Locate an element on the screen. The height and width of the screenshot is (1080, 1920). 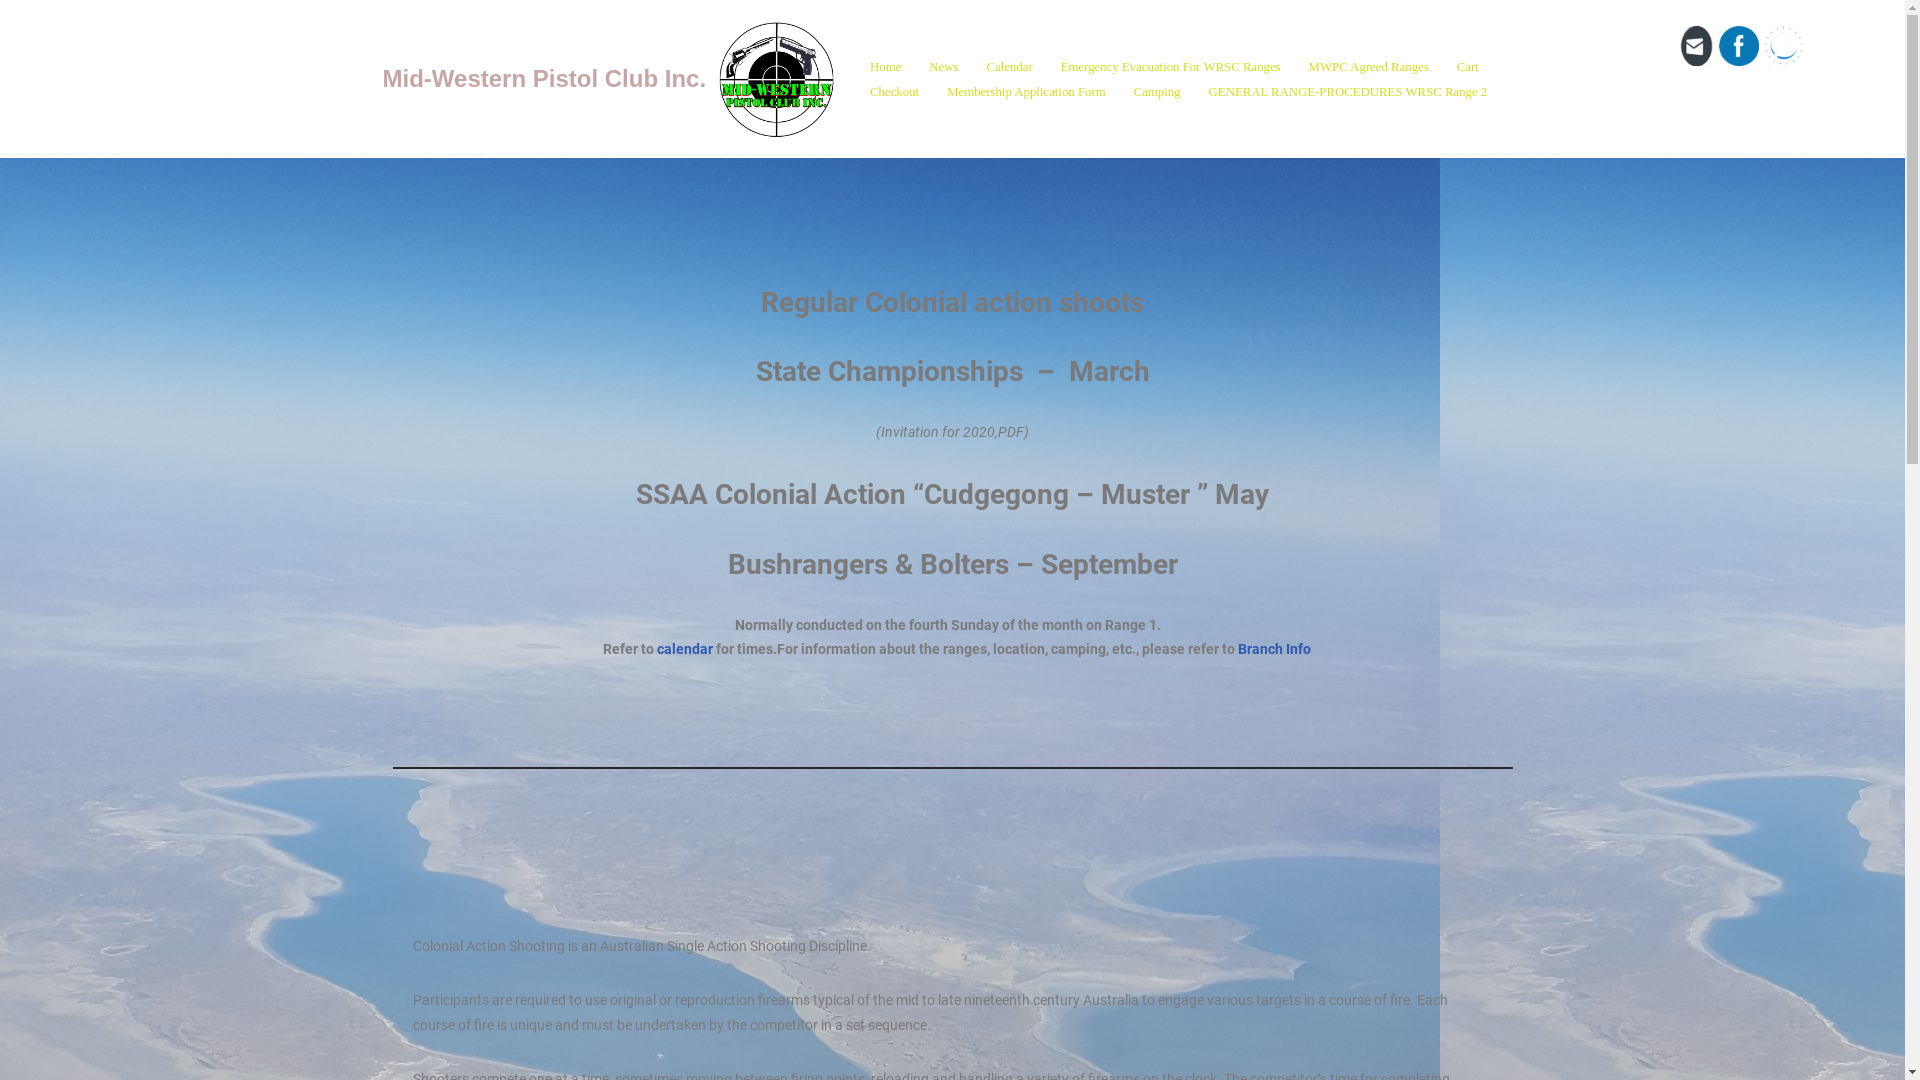
'GENERAL RANGE-PROCEDURES WRSC Range 2' is located at coordinates (1348, 91).